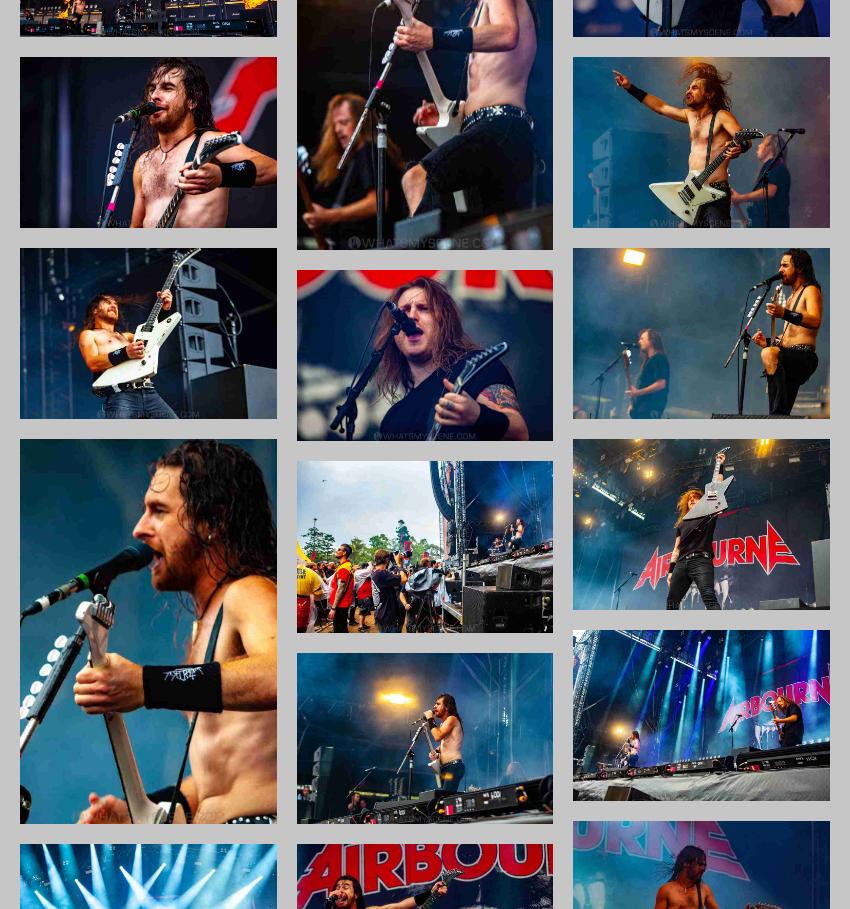  I want to click on 'June 2020', so click(665, 802).